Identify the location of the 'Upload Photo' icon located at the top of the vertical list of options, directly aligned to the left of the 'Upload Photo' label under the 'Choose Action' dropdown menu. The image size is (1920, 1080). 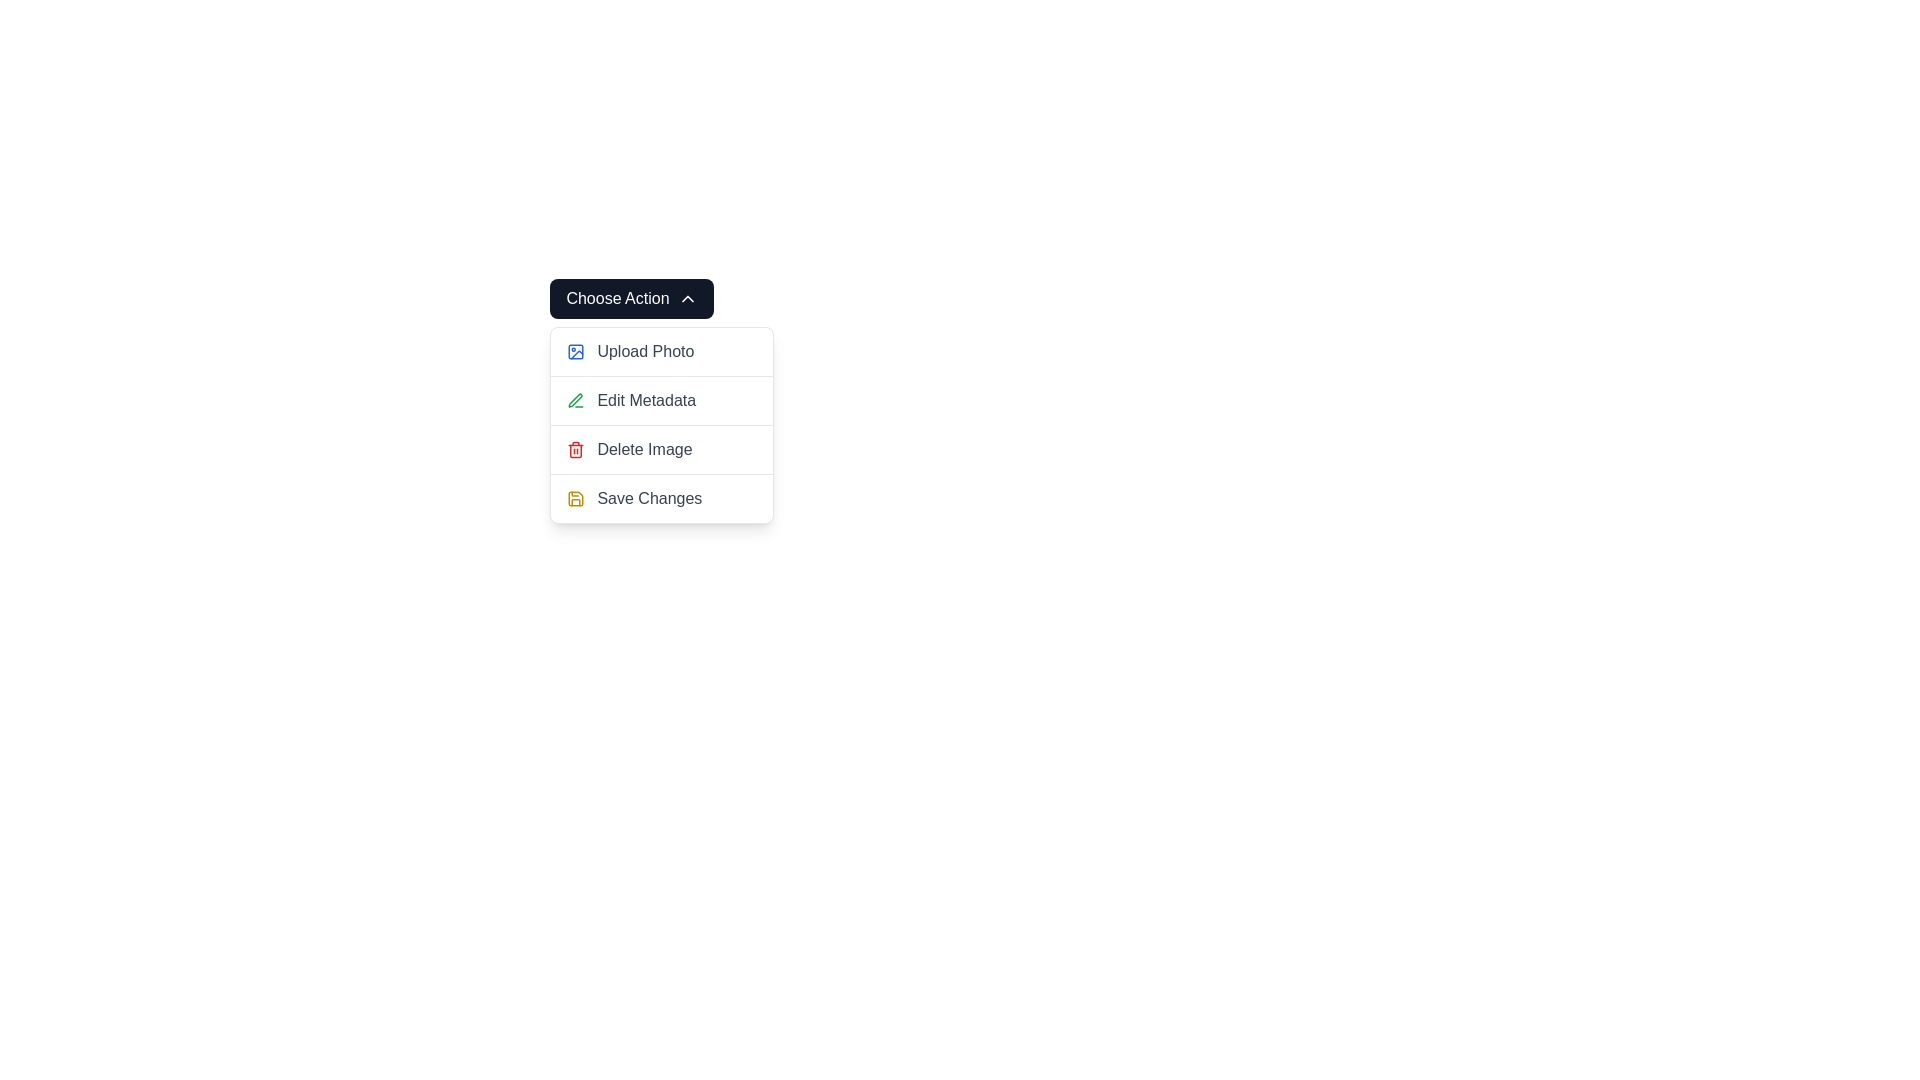
(575, 350).